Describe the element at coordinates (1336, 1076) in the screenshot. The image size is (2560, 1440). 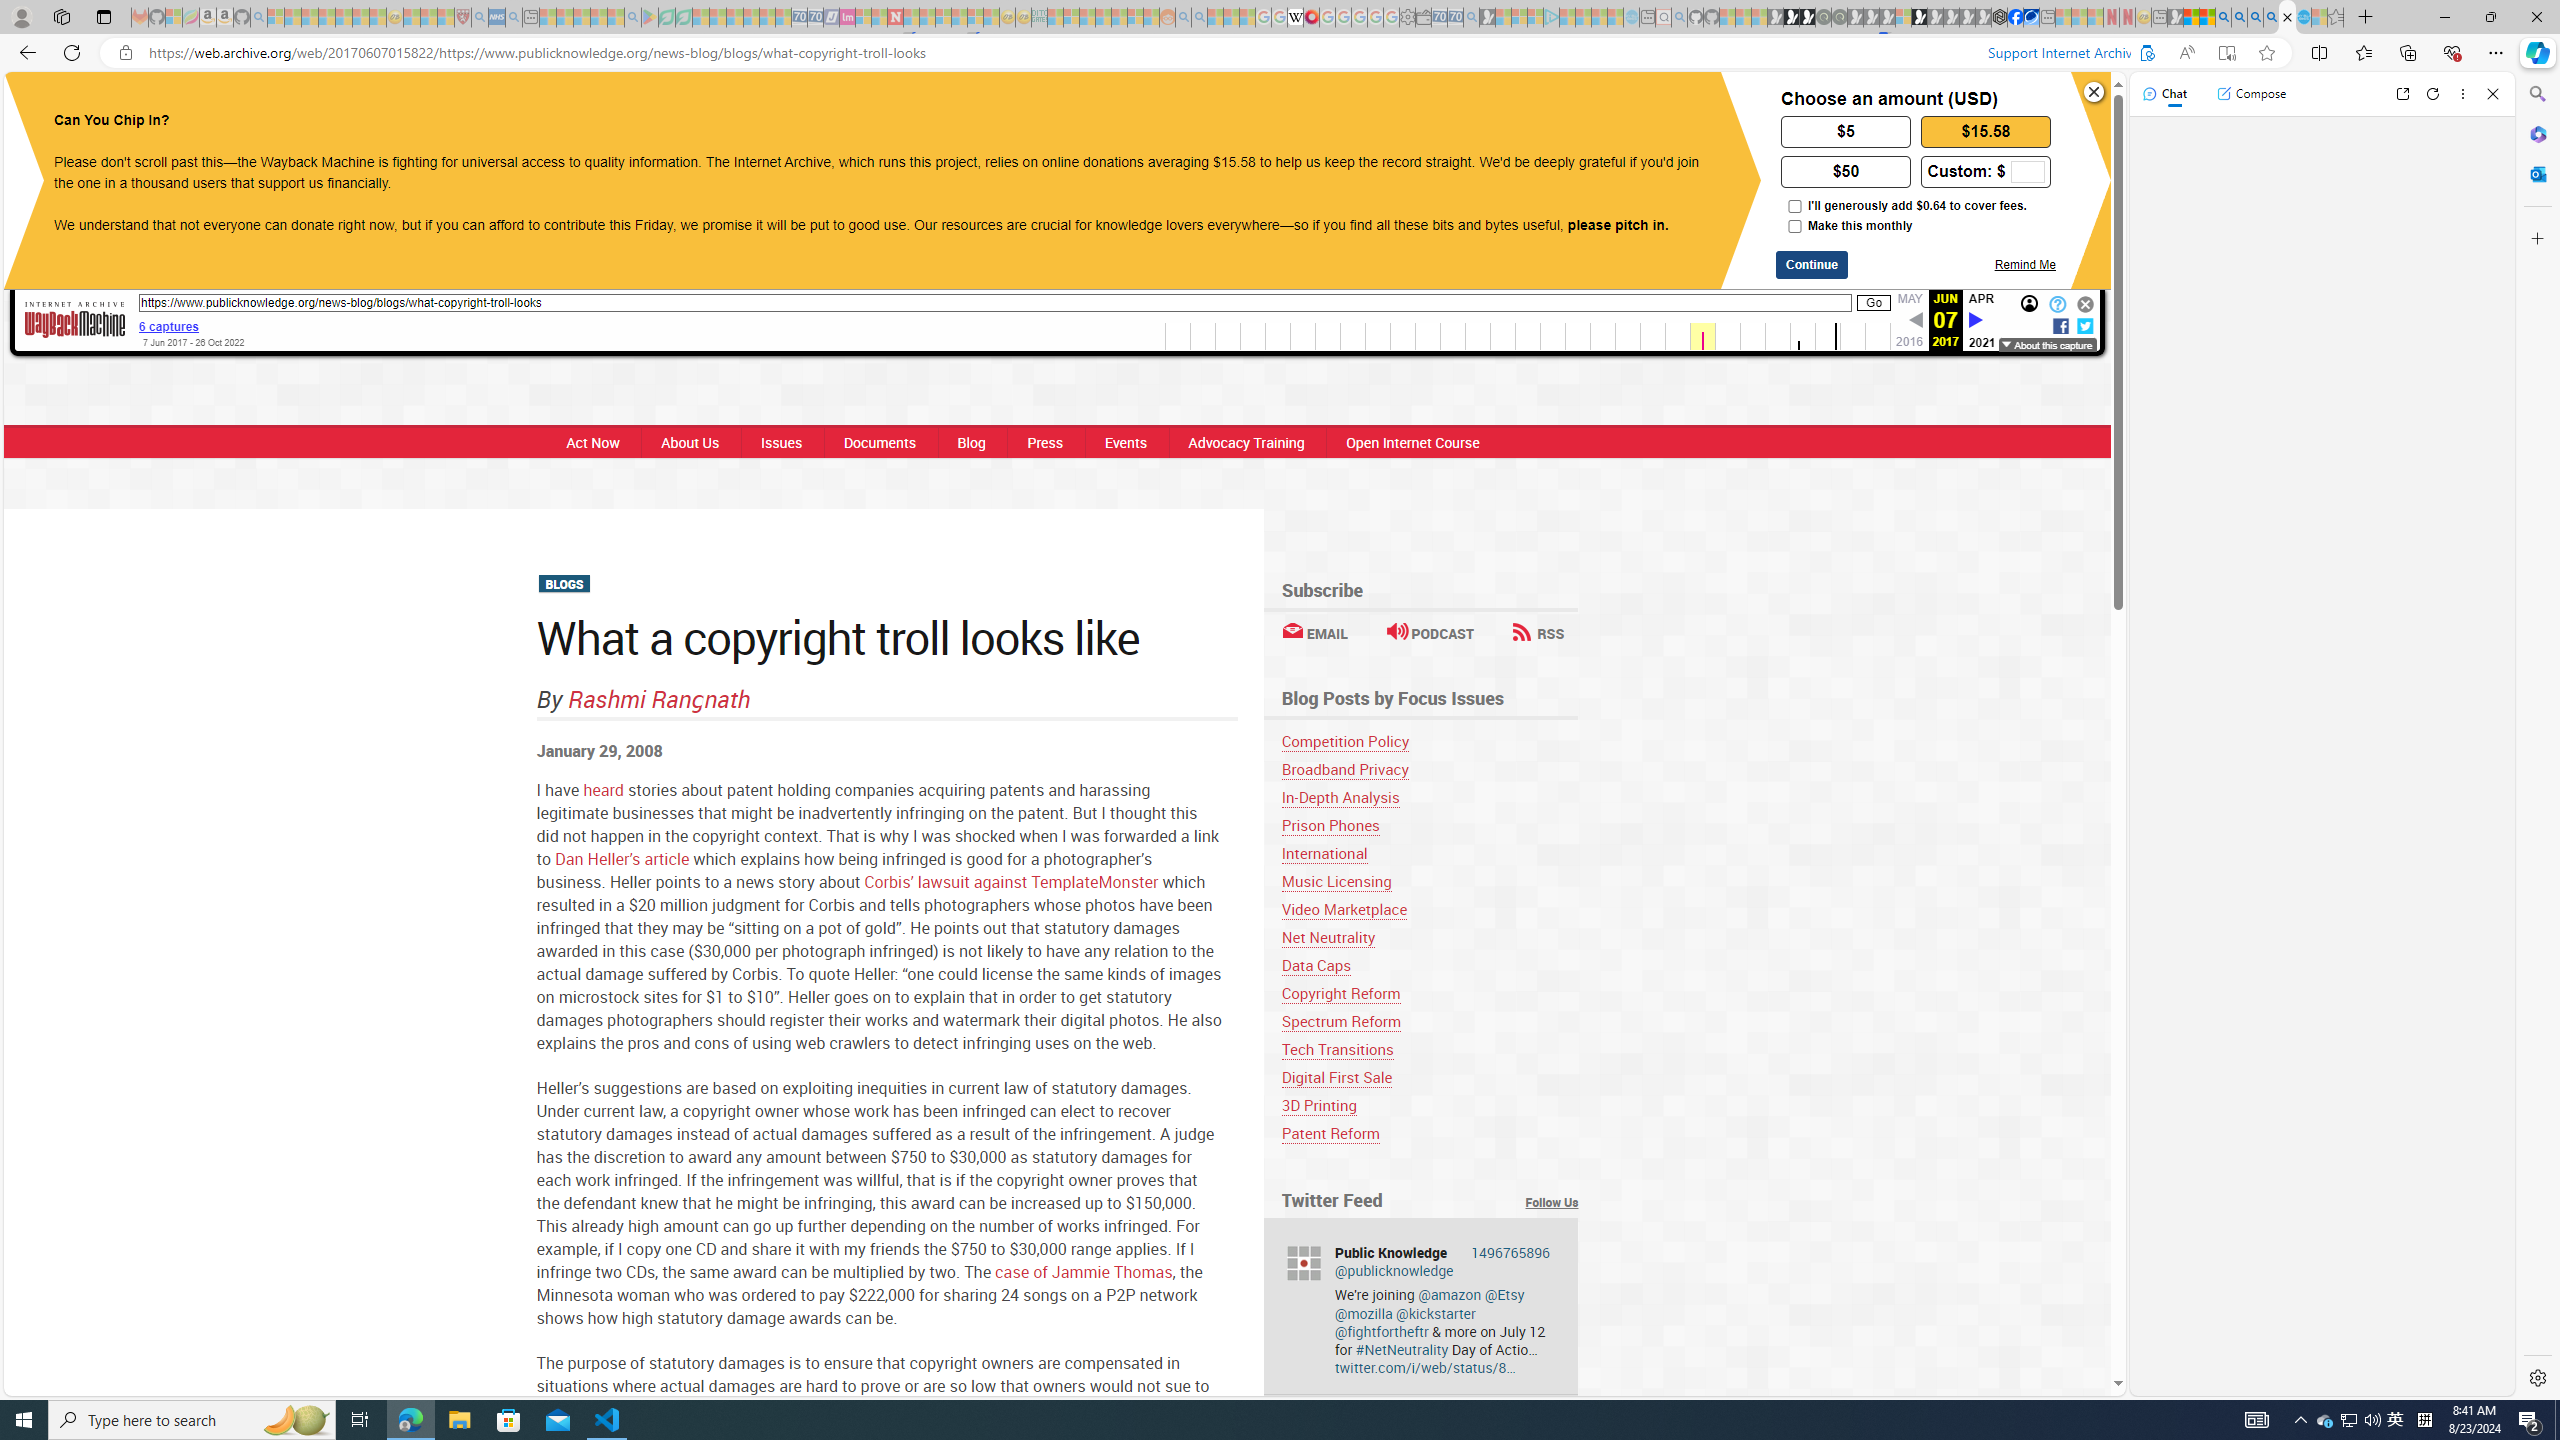
I see `'Digital First Sale'` at that location.